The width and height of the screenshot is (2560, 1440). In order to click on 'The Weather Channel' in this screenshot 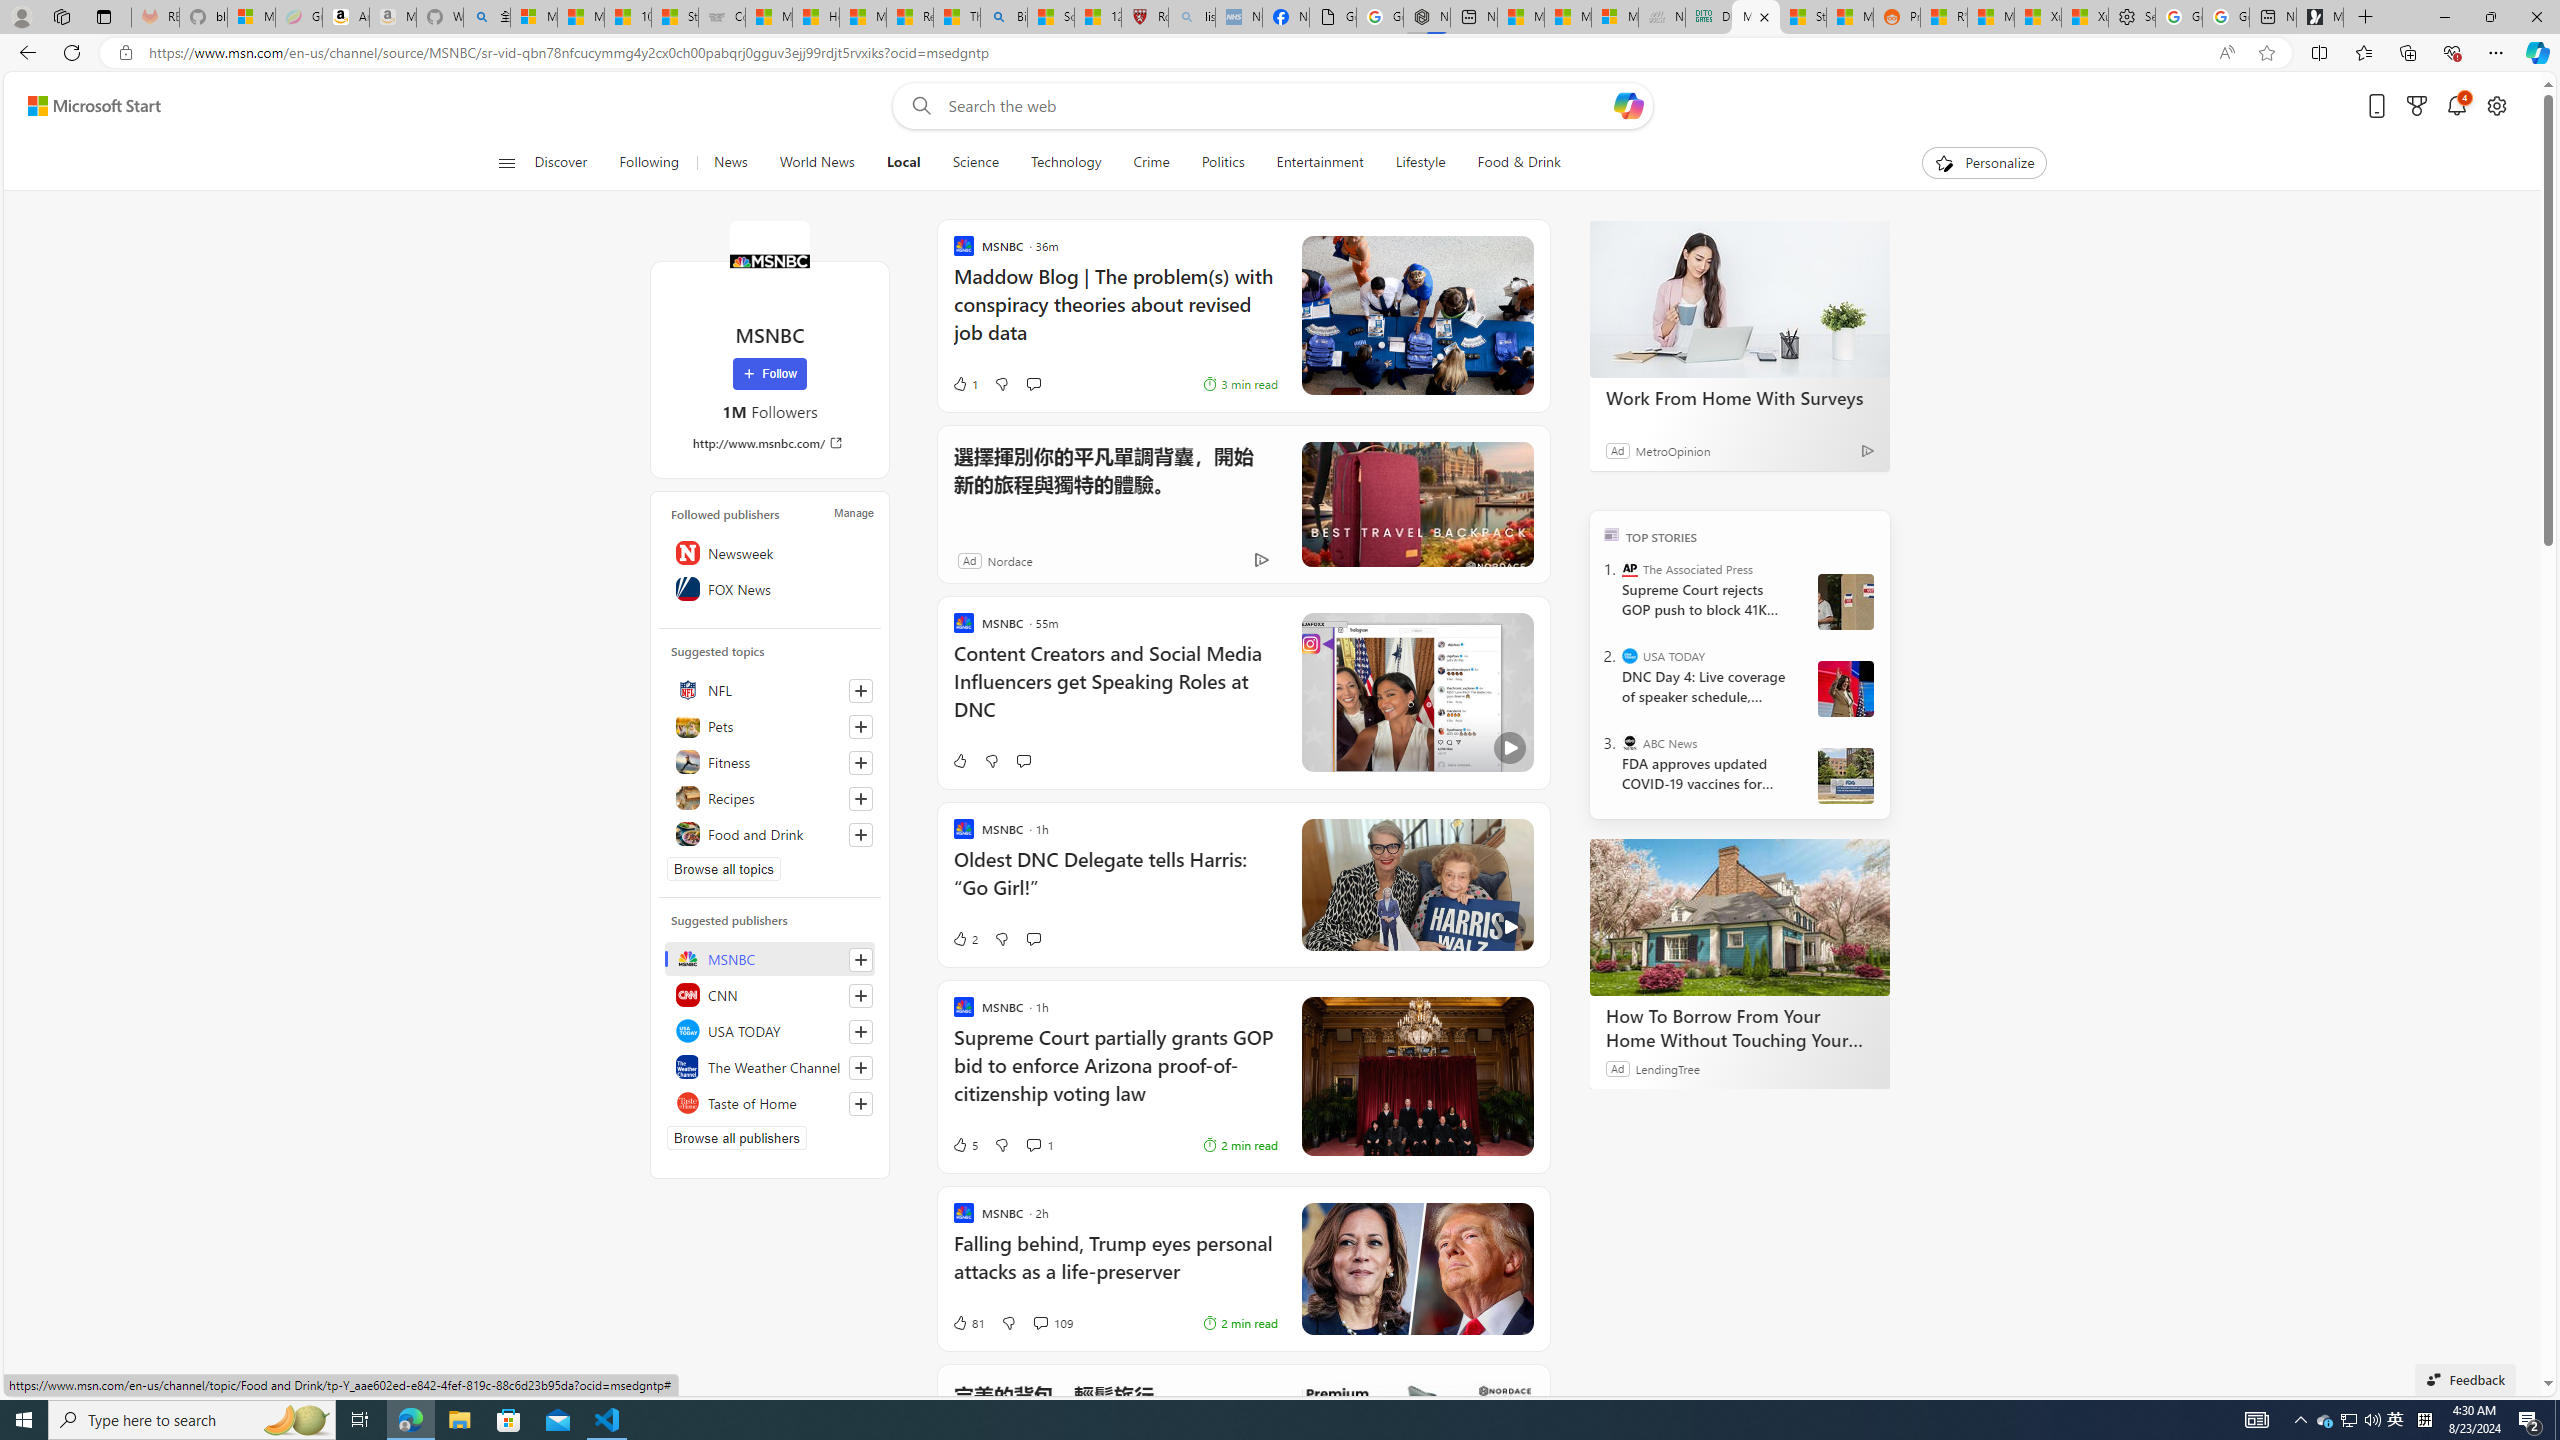, I will do `click(770, 1066)`.